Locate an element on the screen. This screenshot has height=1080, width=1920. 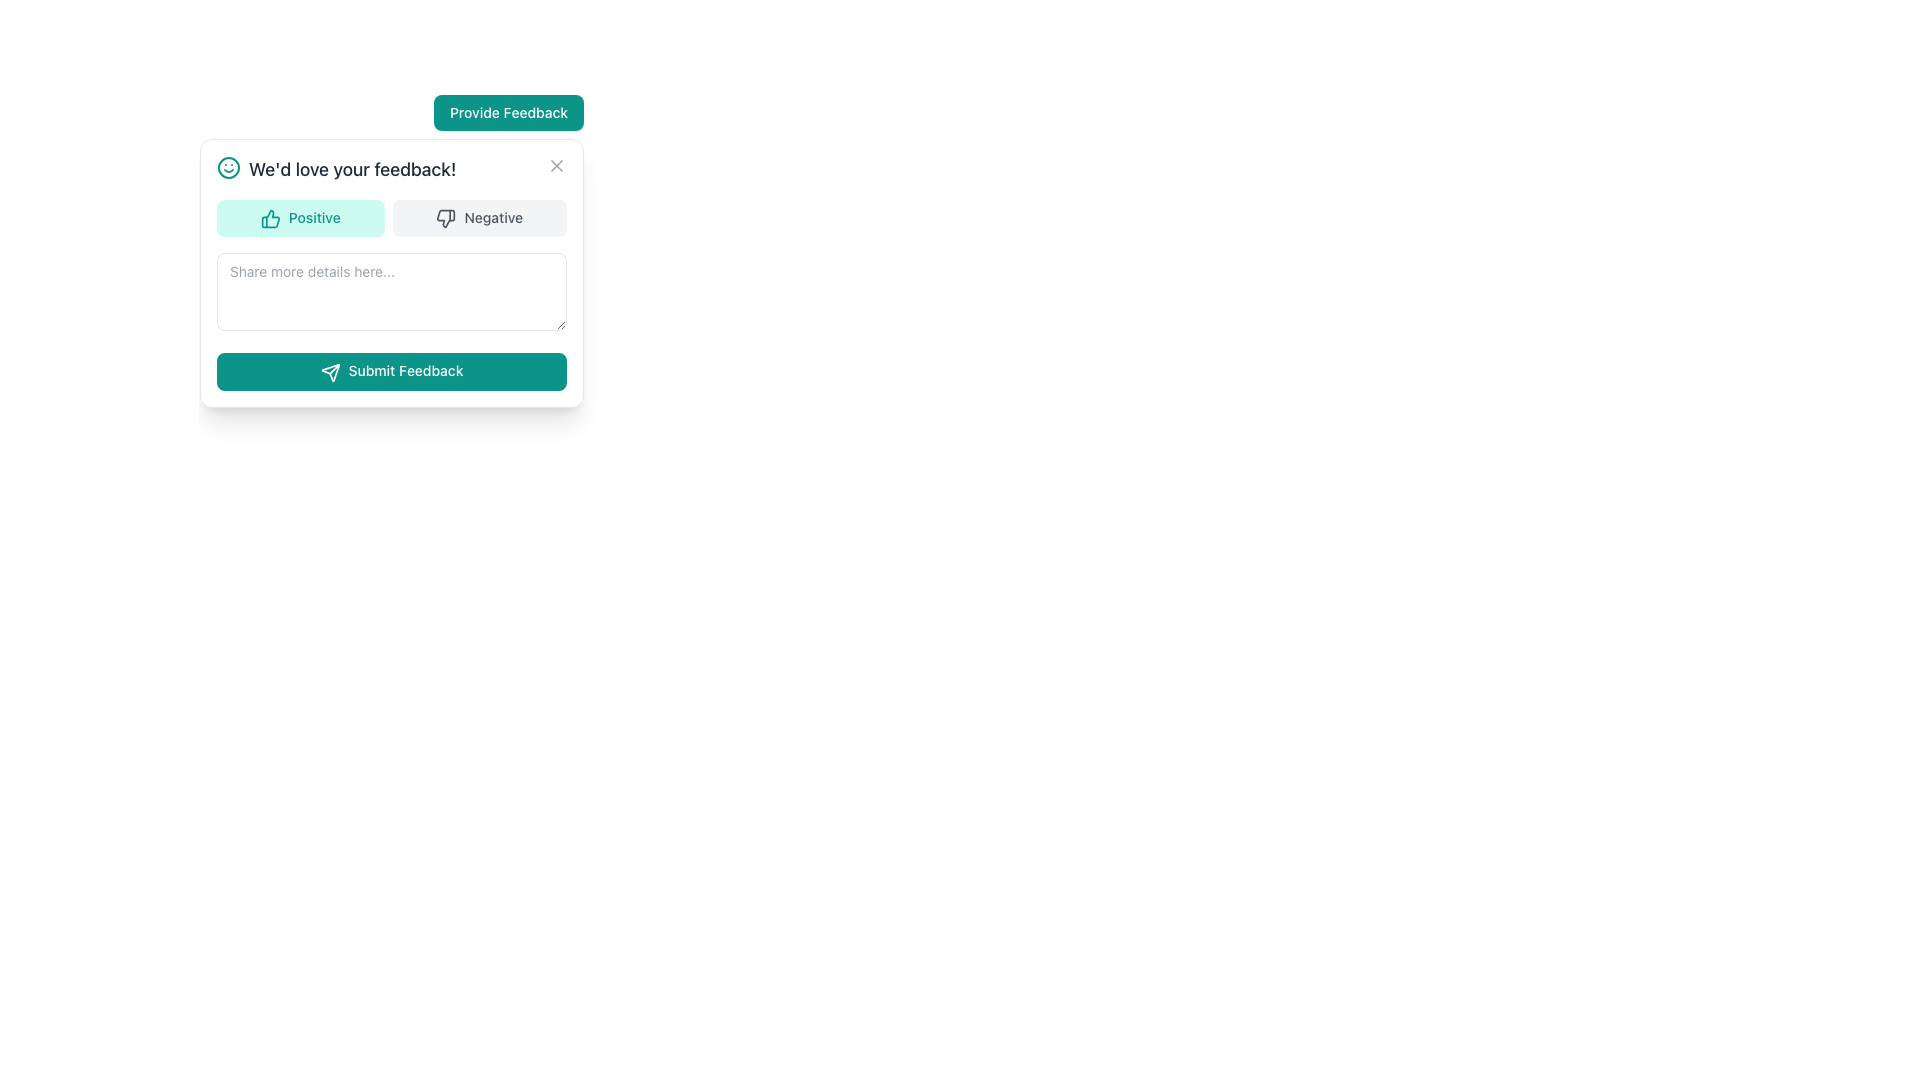
to select text in the multiline text input area located centrally within the feedback panel, below the 'Positive' and 'Negative' buttons, and above the 'Submit Feedback' button is located at coordinates (392, 292).